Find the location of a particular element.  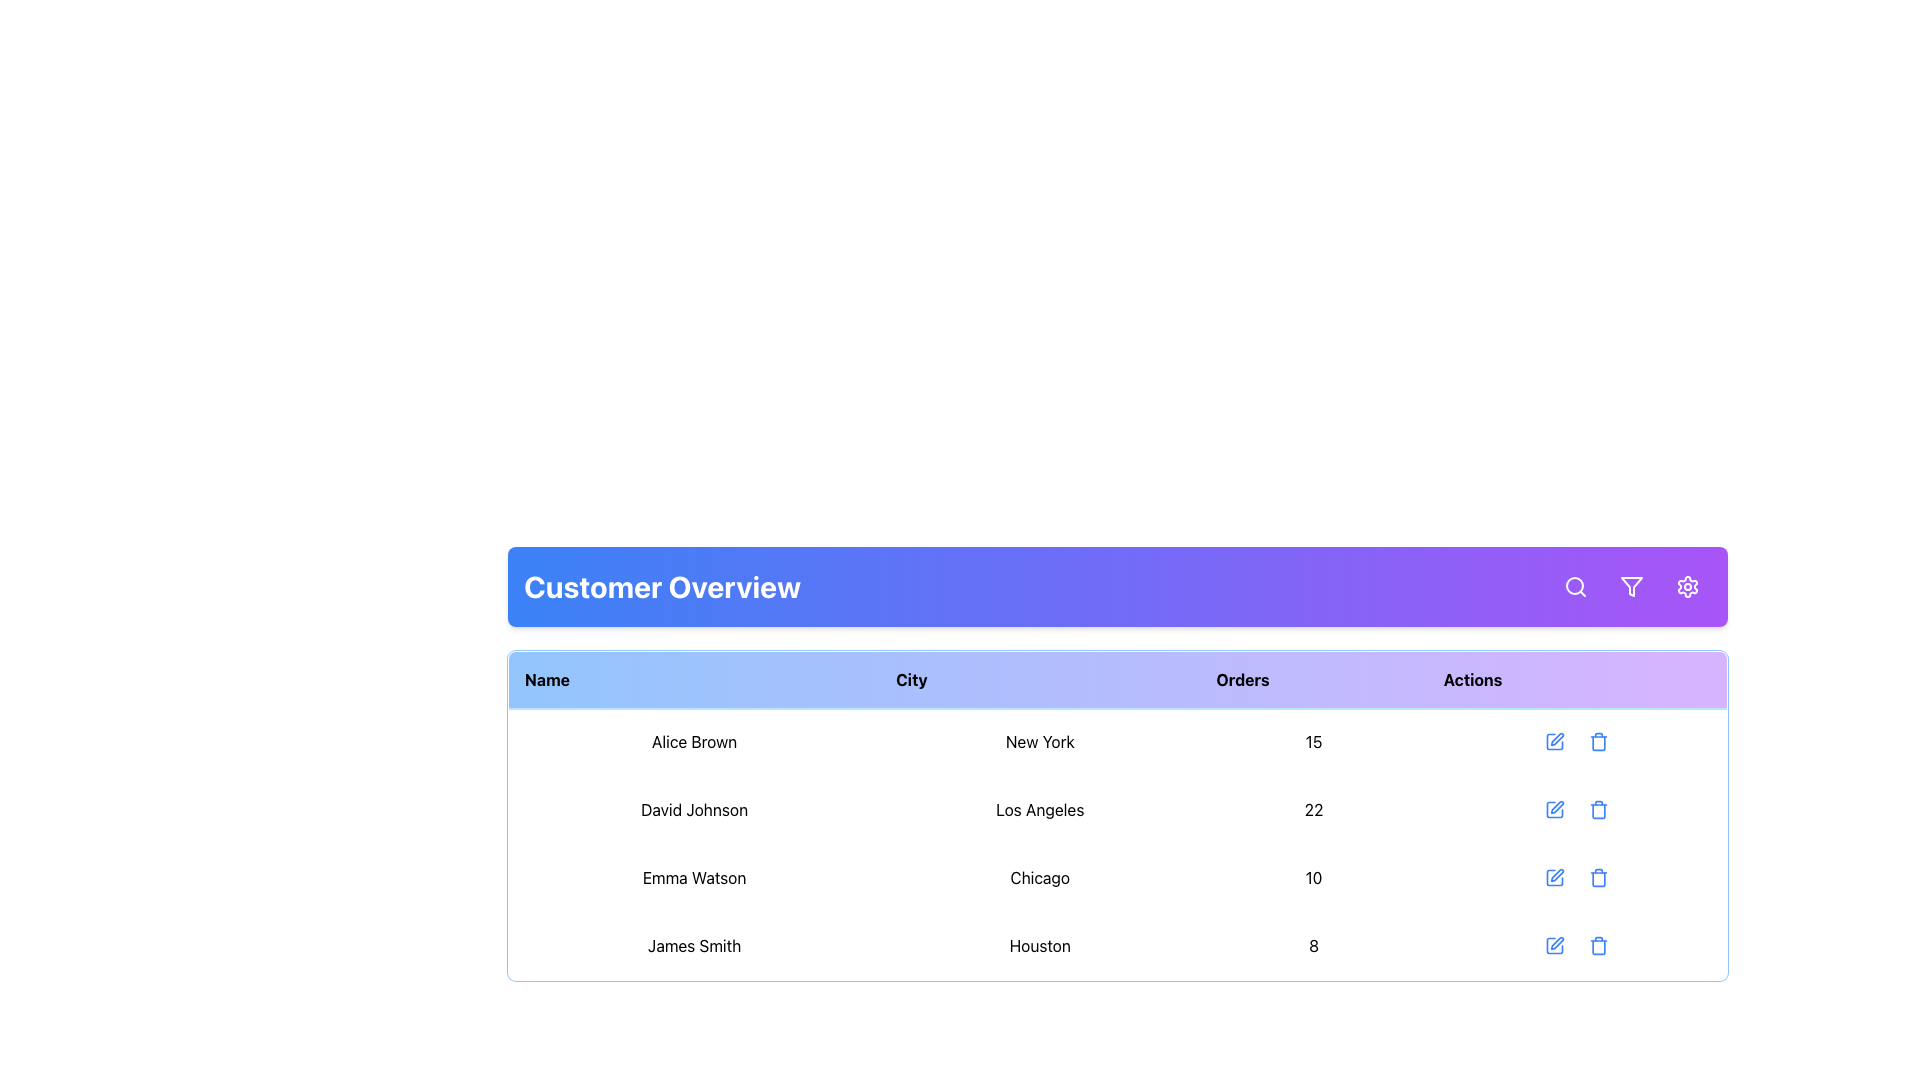

the text label representing the number of orders associated with 'James Smith' in the 'Orders' column of the table is located at coordinates (1314, 945).